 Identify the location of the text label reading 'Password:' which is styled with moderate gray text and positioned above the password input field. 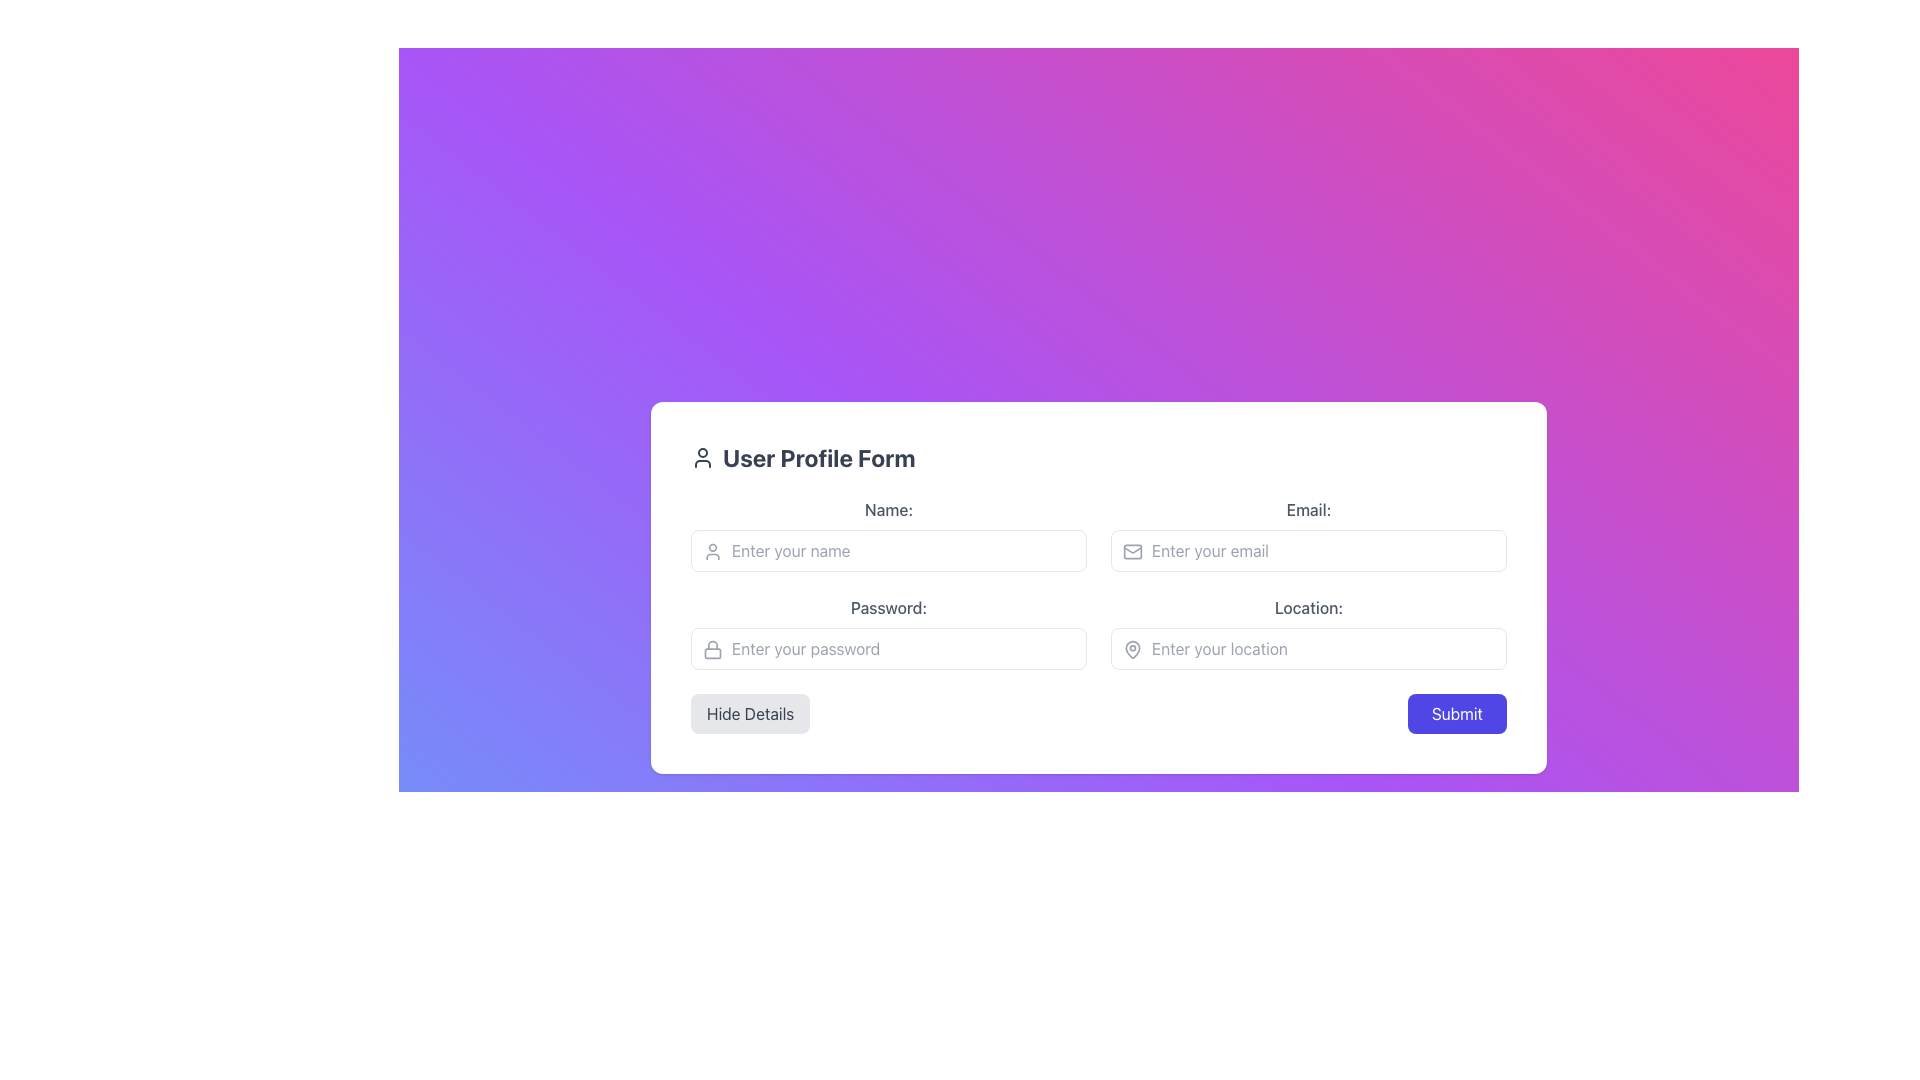
(887, 607).